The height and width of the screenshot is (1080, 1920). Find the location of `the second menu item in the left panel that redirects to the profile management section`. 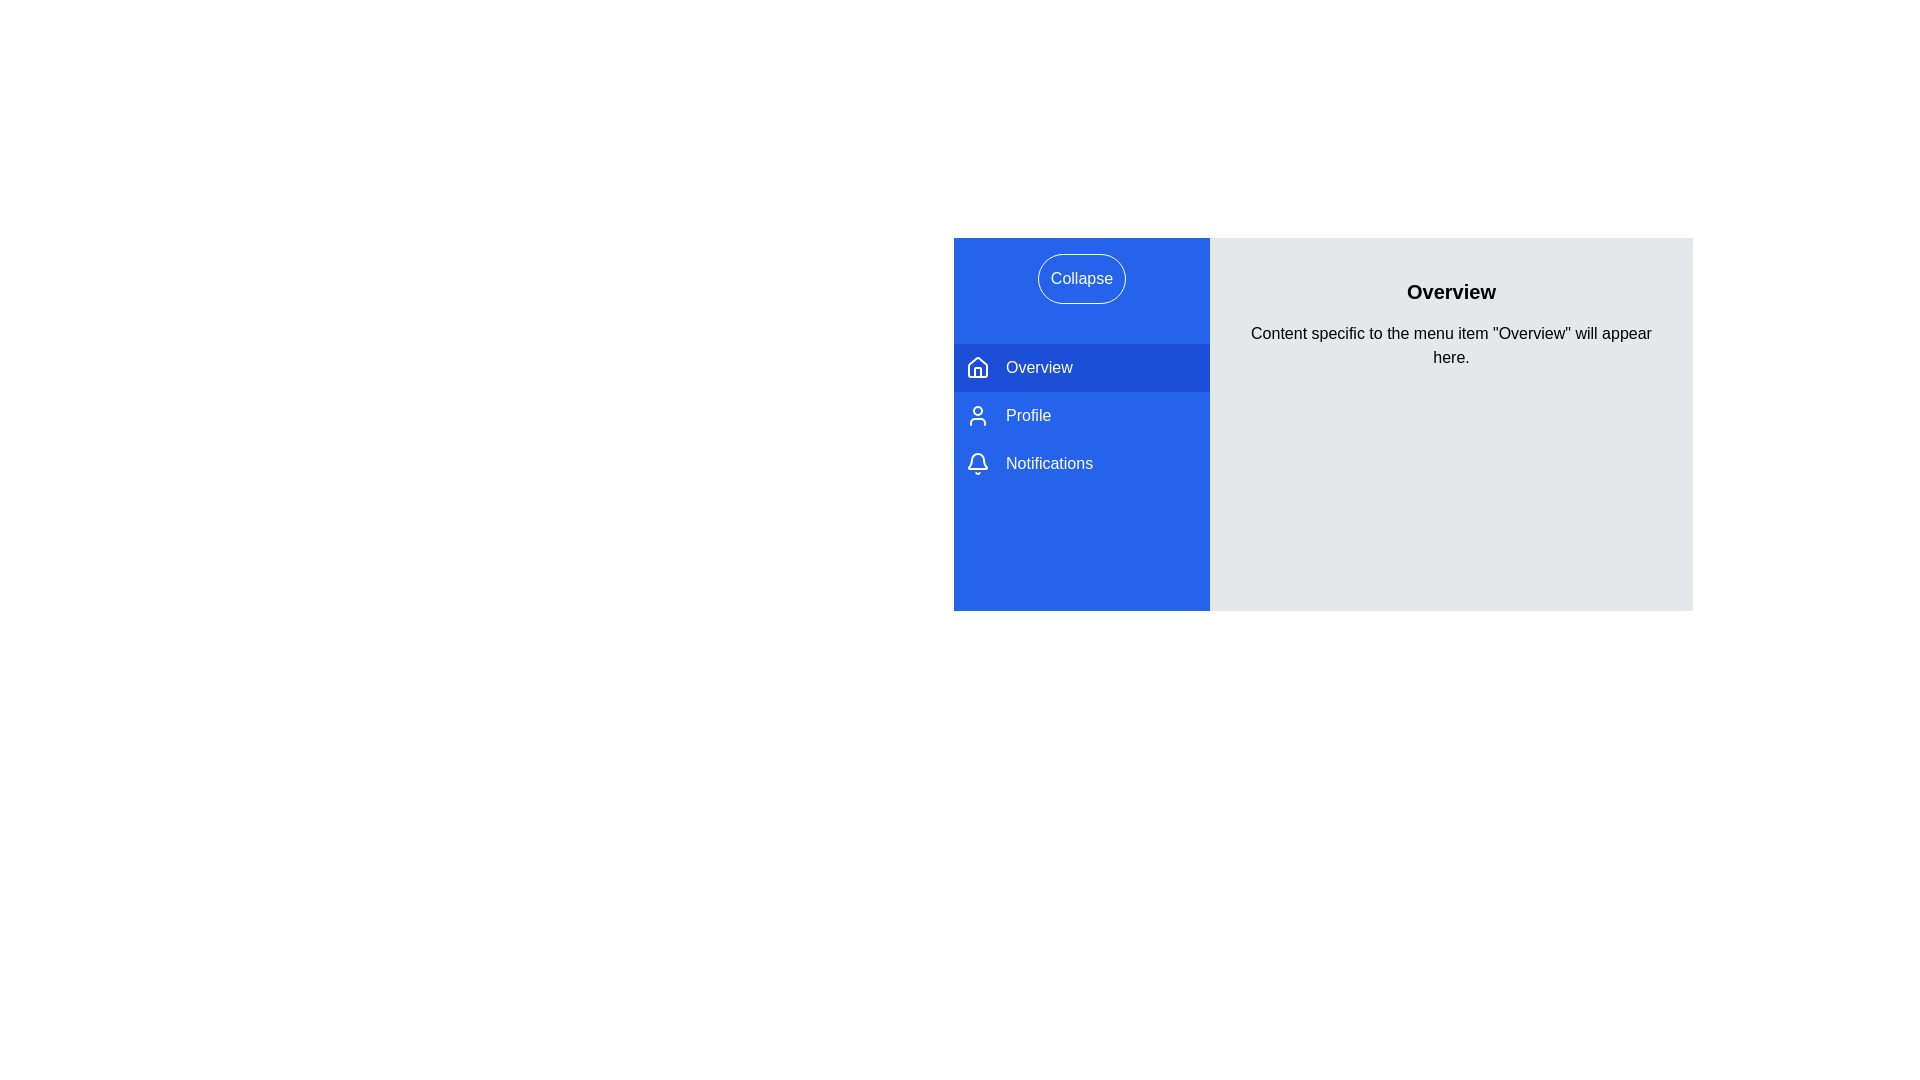

the second menu item in the left panel that redirects to the profile management section is located at coordinates (1080, 415).